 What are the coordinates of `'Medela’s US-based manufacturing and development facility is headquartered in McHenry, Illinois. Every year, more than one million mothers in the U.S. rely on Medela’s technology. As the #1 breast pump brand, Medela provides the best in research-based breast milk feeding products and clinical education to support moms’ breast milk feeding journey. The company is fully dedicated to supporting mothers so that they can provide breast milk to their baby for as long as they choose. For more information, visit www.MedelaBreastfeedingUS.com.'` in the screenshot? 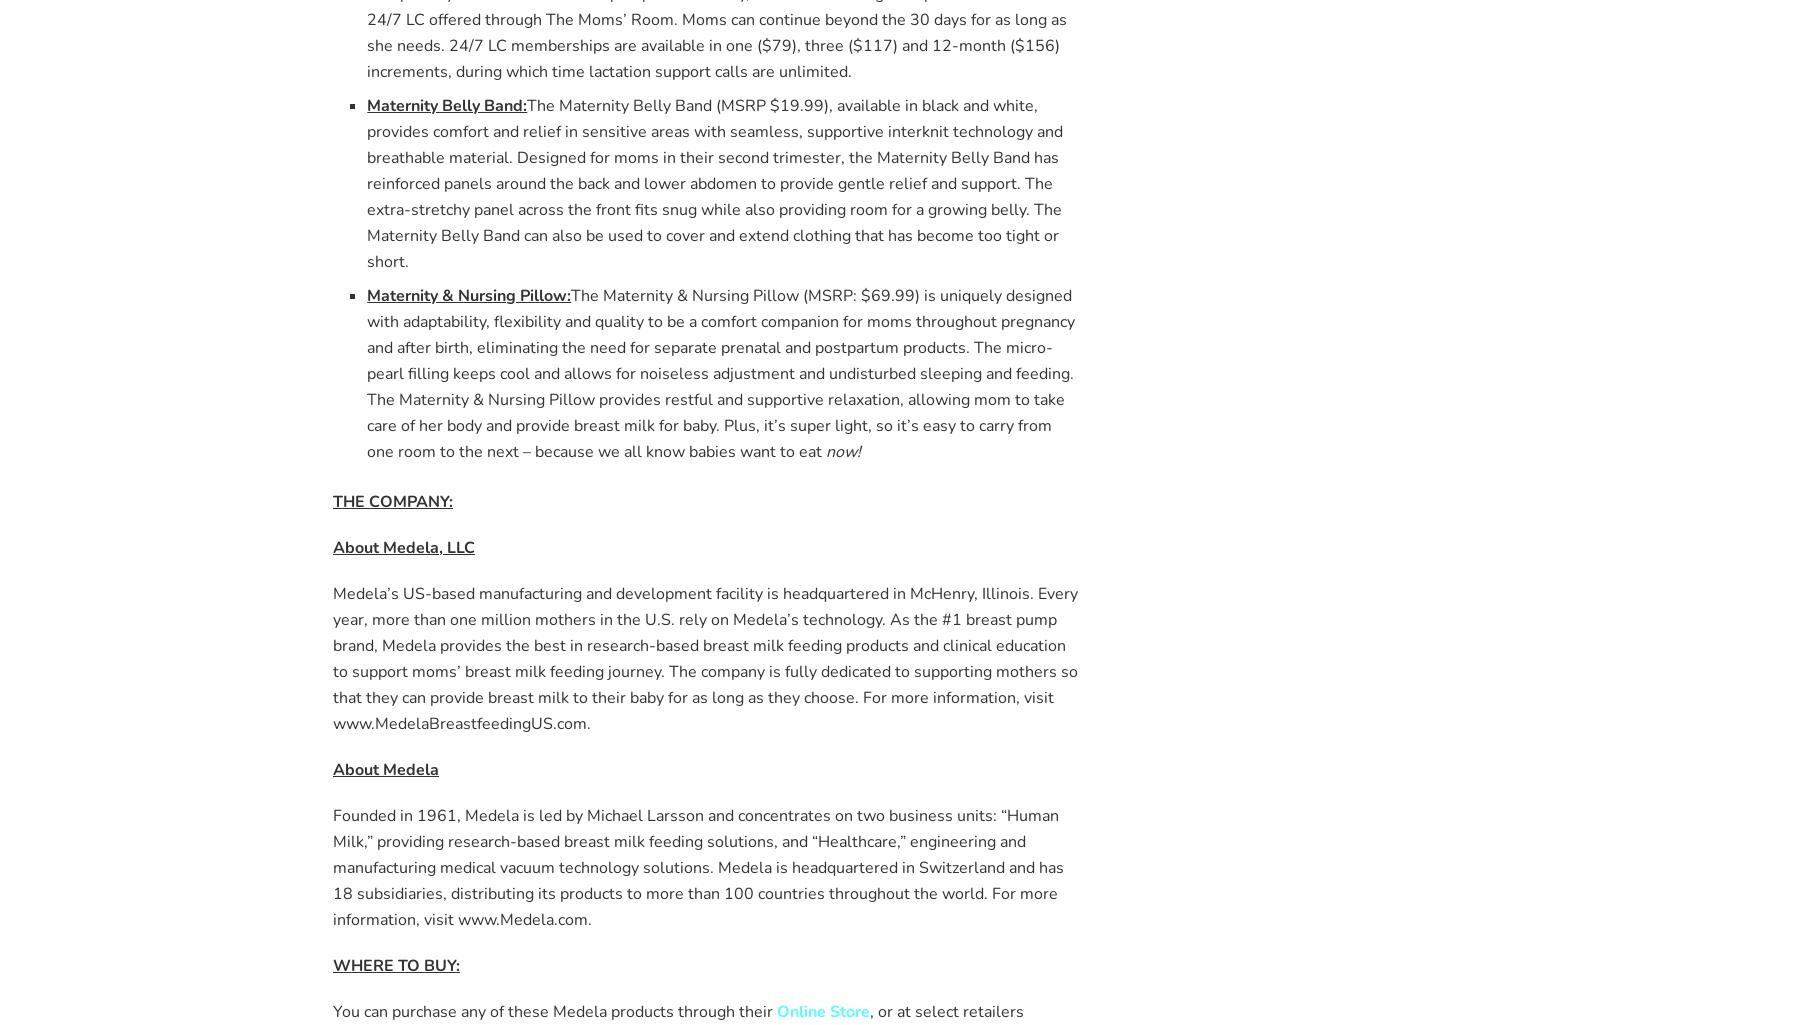 It's located at (704, 658).